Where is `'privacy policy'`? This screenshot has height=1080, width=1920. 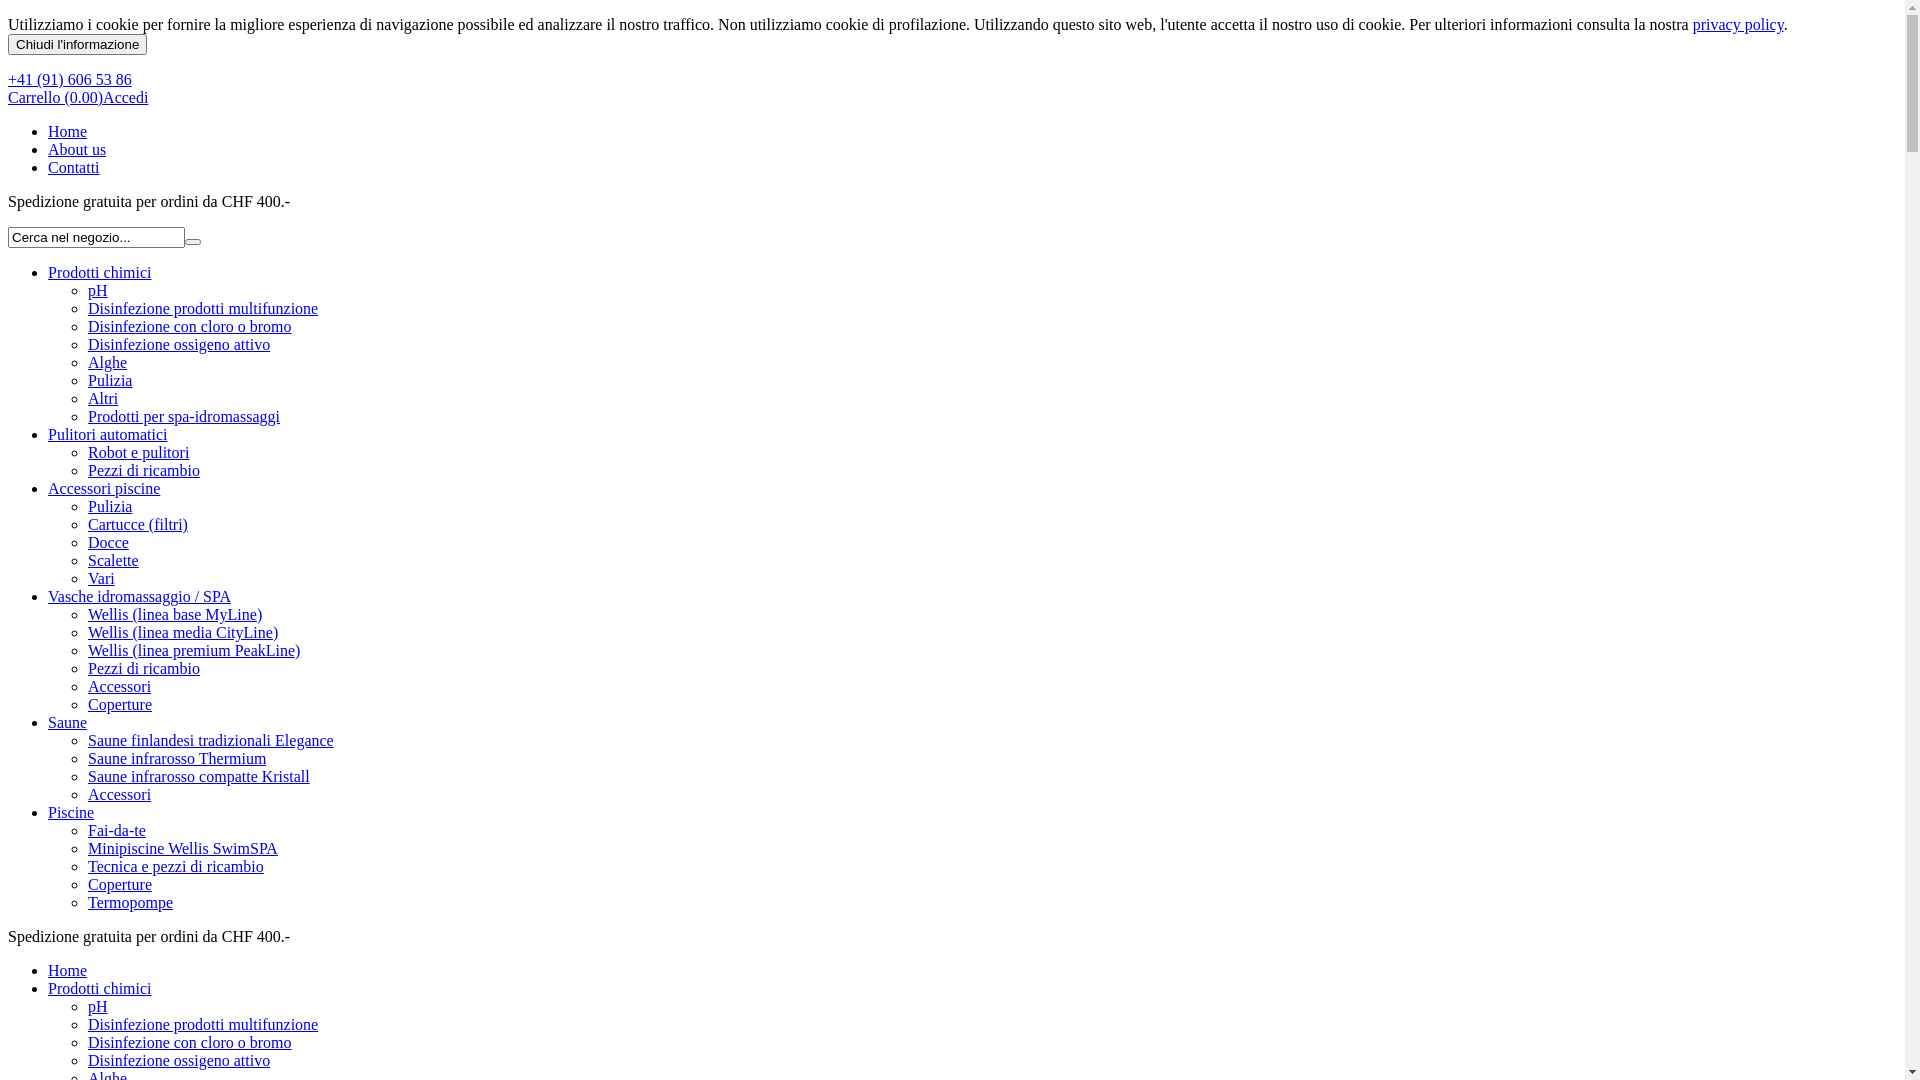 'privacy policy' is located at coordinates (1737, 24).